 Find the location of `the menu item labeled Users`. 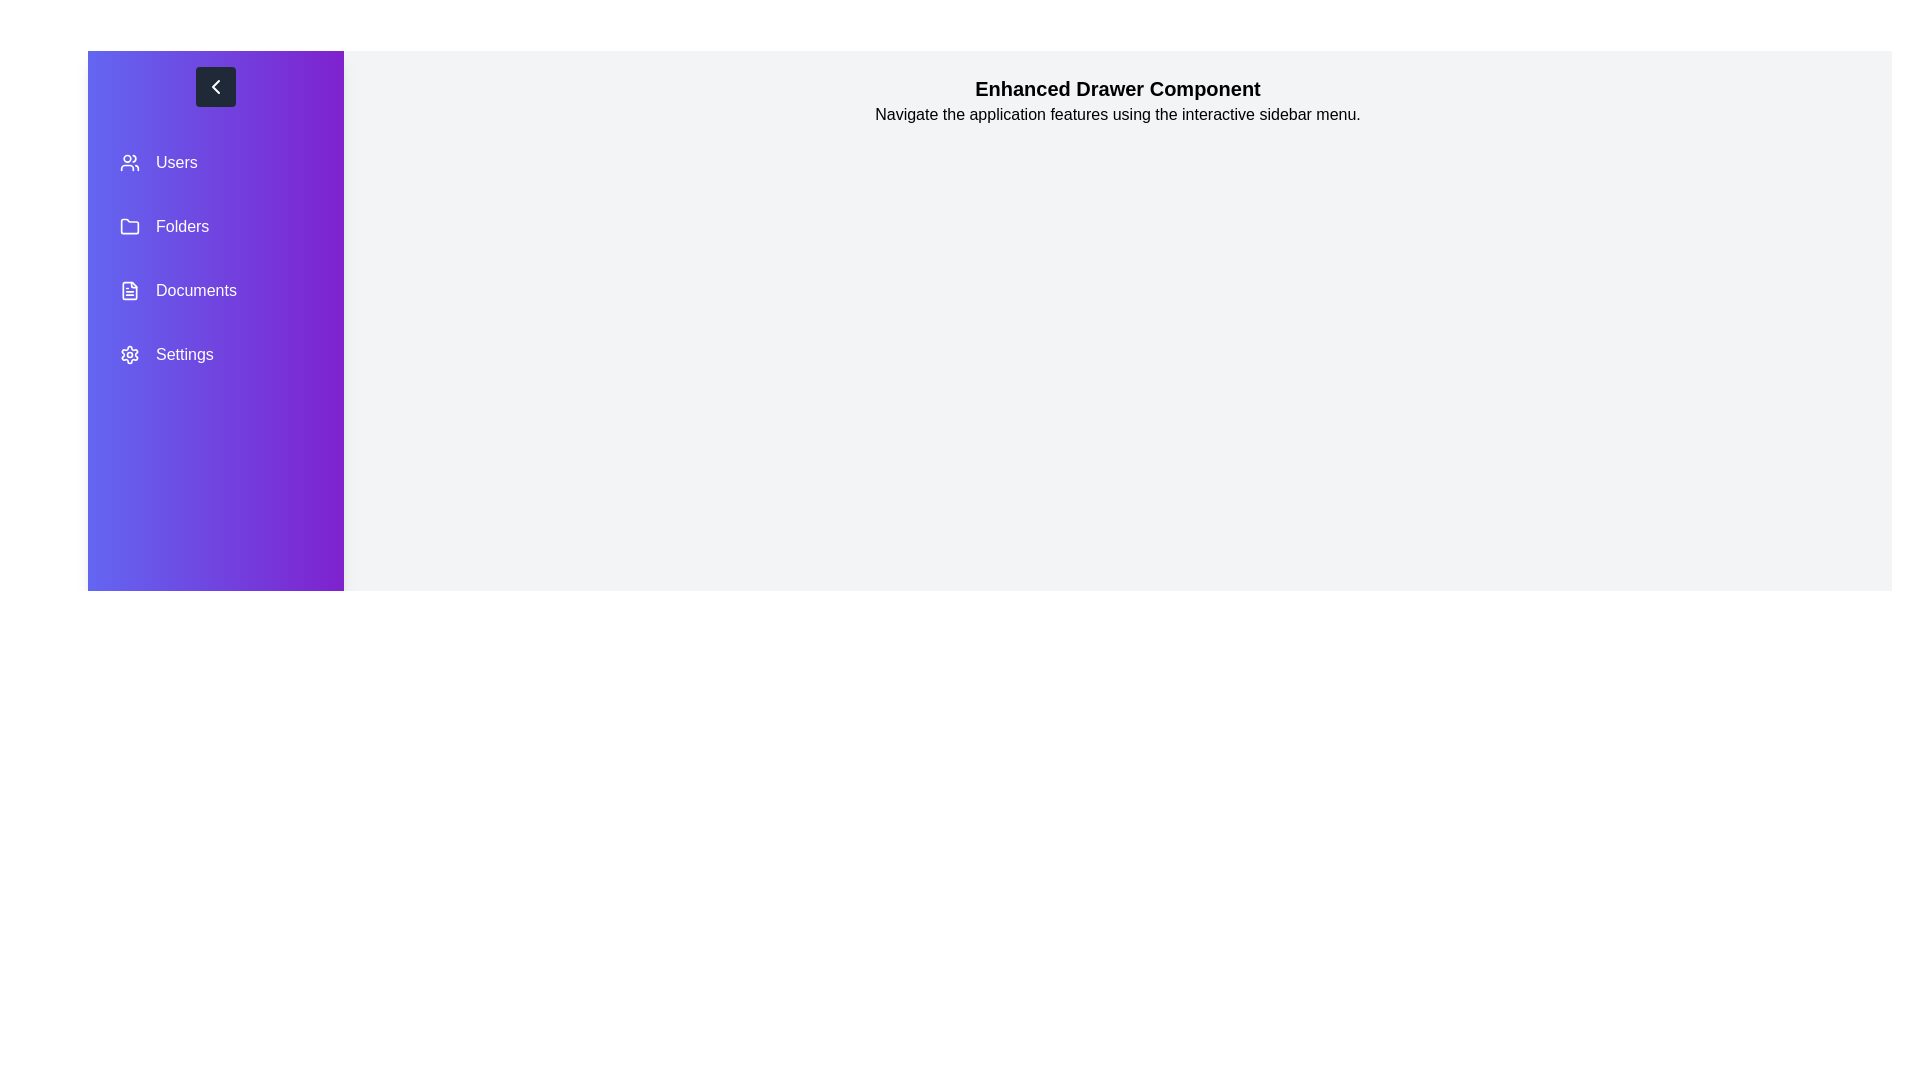

the menu item labeled Users is located at coordinates (216, 161).